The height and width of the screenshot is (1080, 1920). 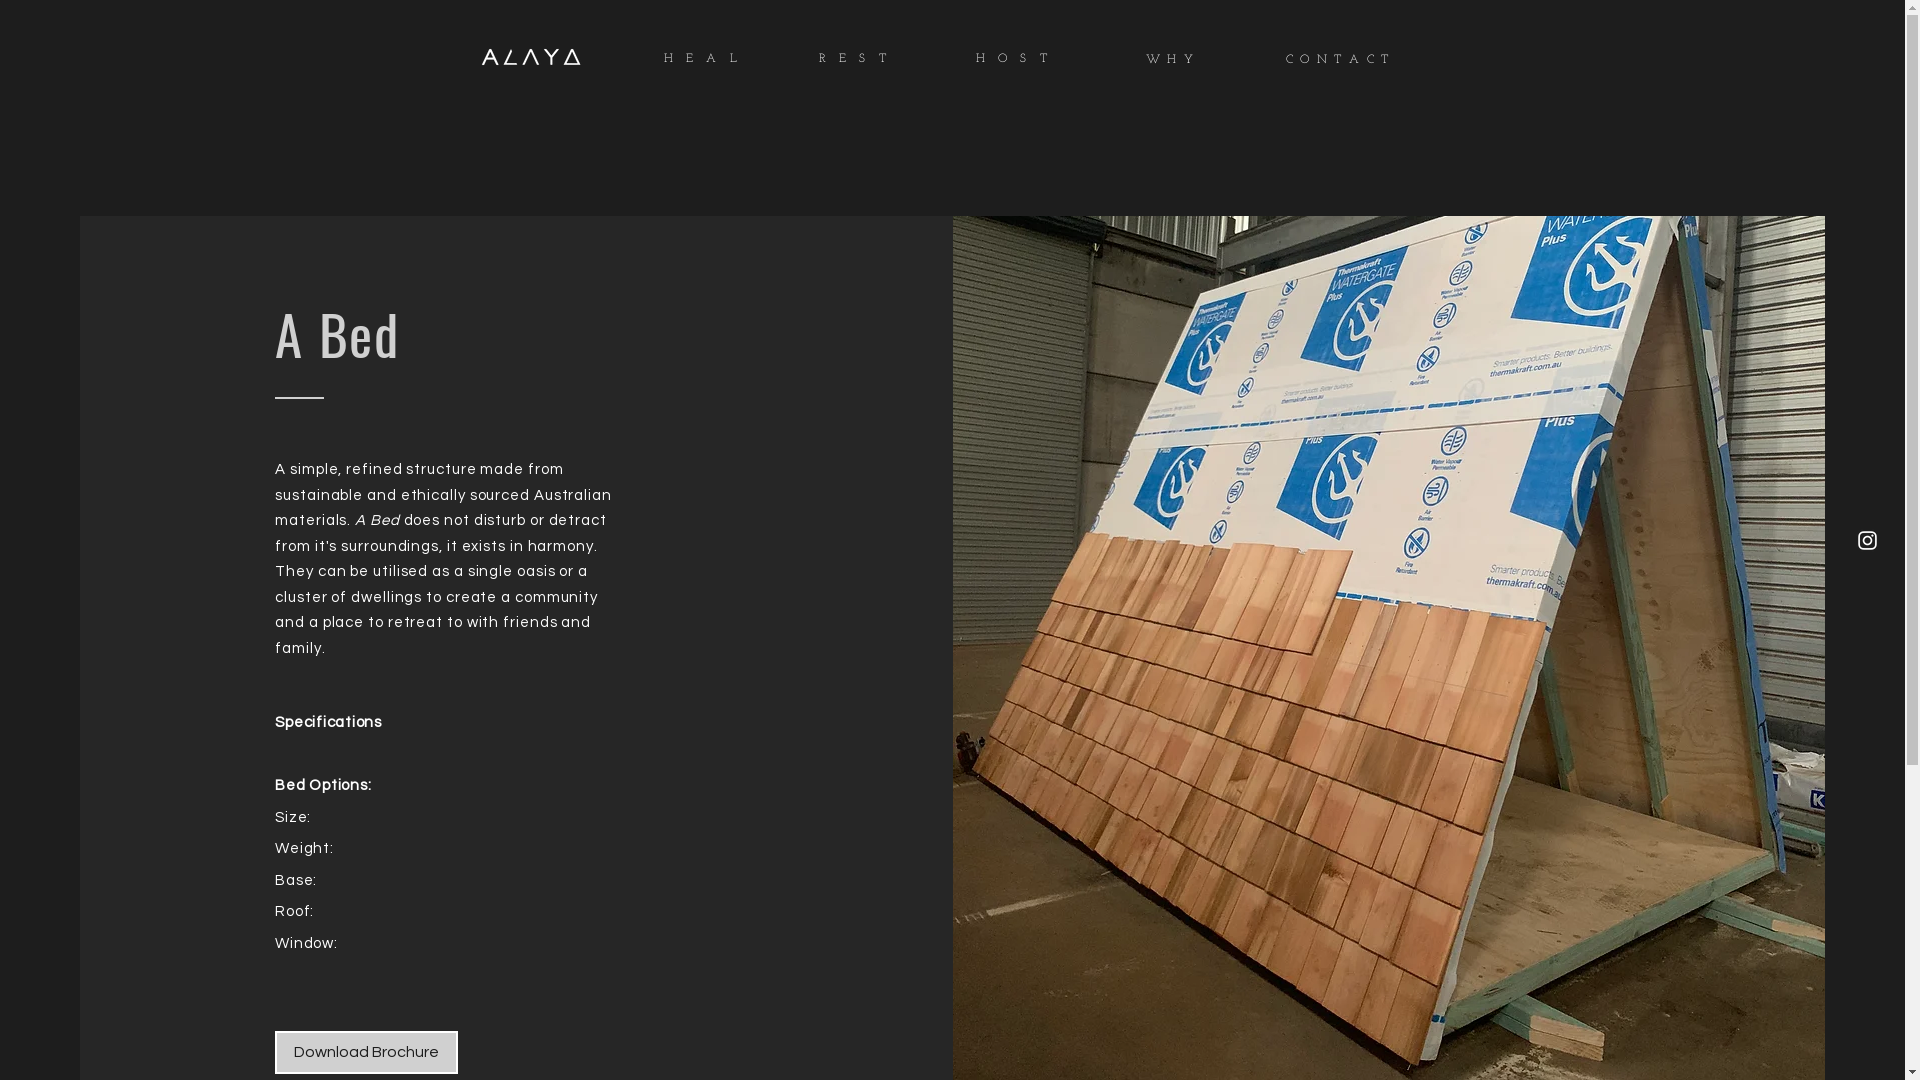 What do you see at coordinates (366, 1051) in the screenshot?
I see `'Download Brochure'` at bounding box center [366, 1051].